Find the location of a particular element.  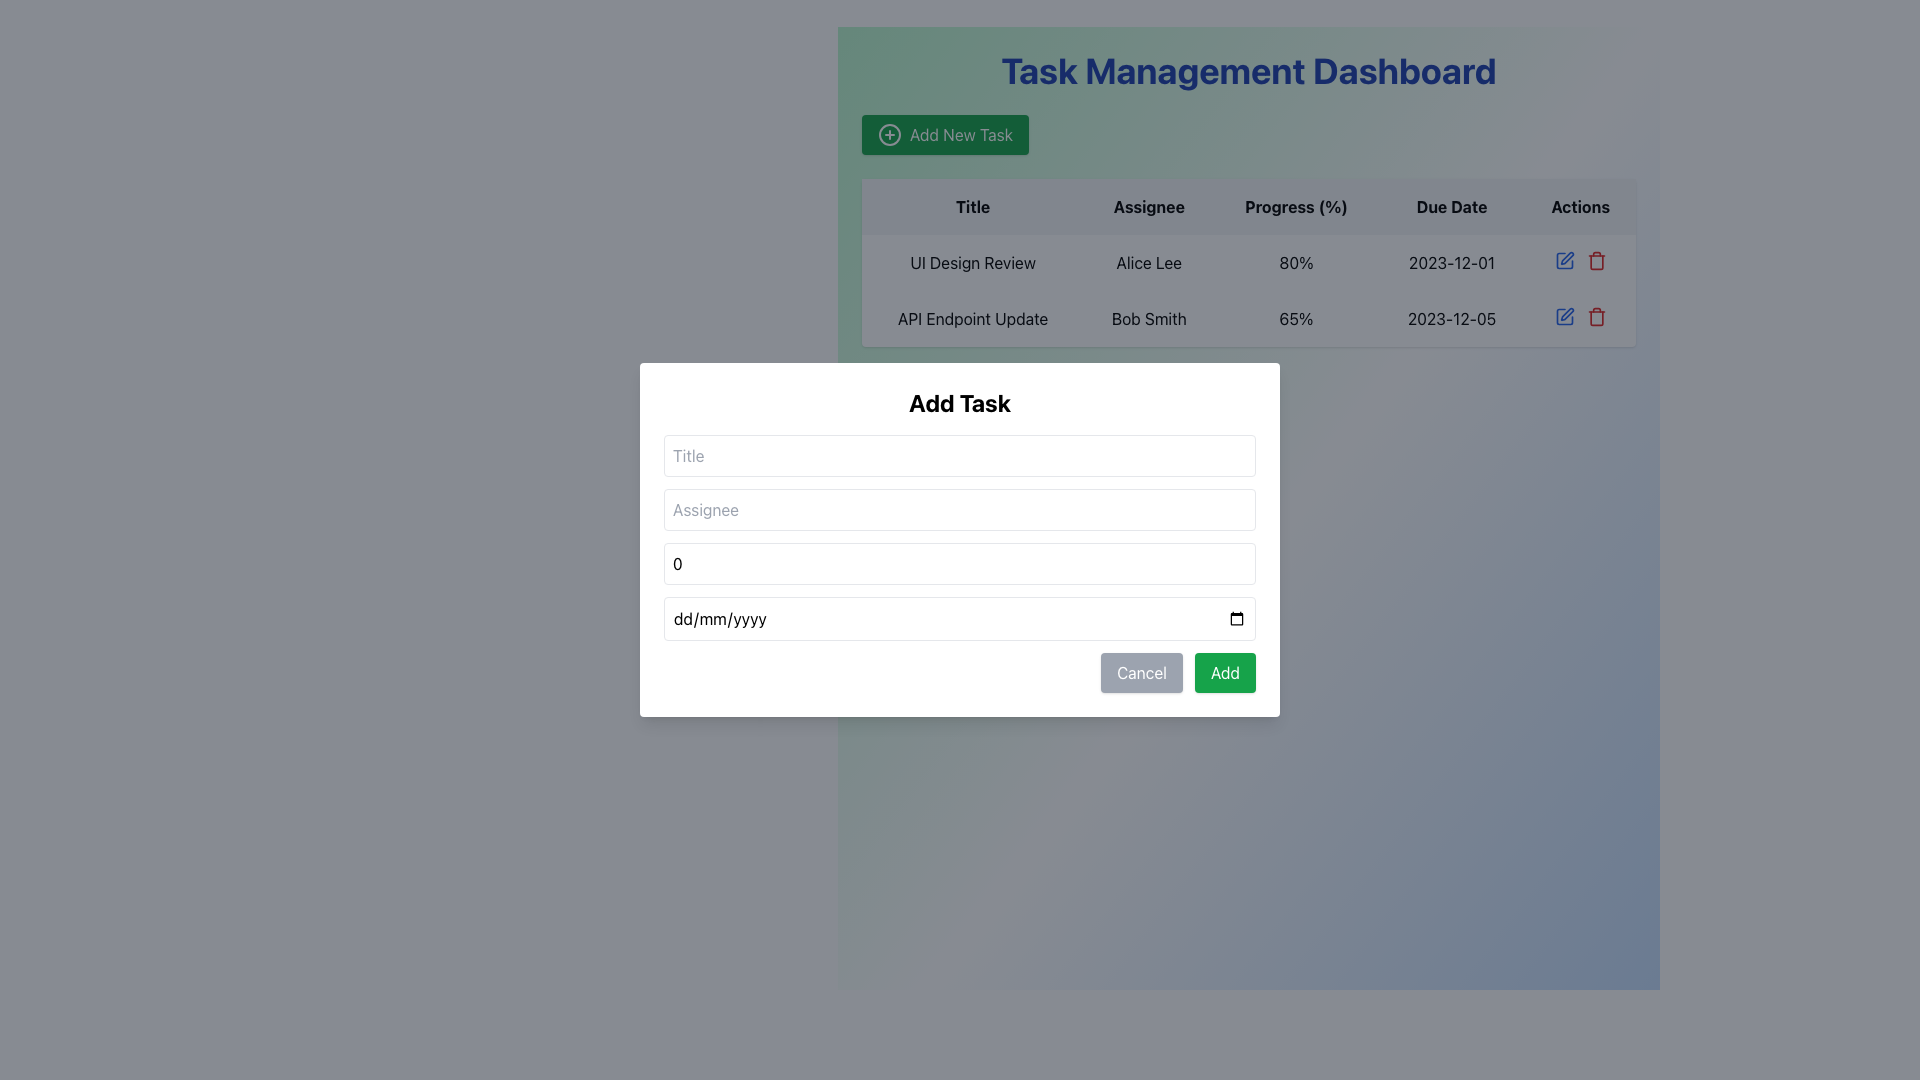

the informational text label displaying the progress percentage (80%) for the task 'UI Design Review' located in the 'Progress (%)' column of the corresponding table is located at coordinates (1296, 261).